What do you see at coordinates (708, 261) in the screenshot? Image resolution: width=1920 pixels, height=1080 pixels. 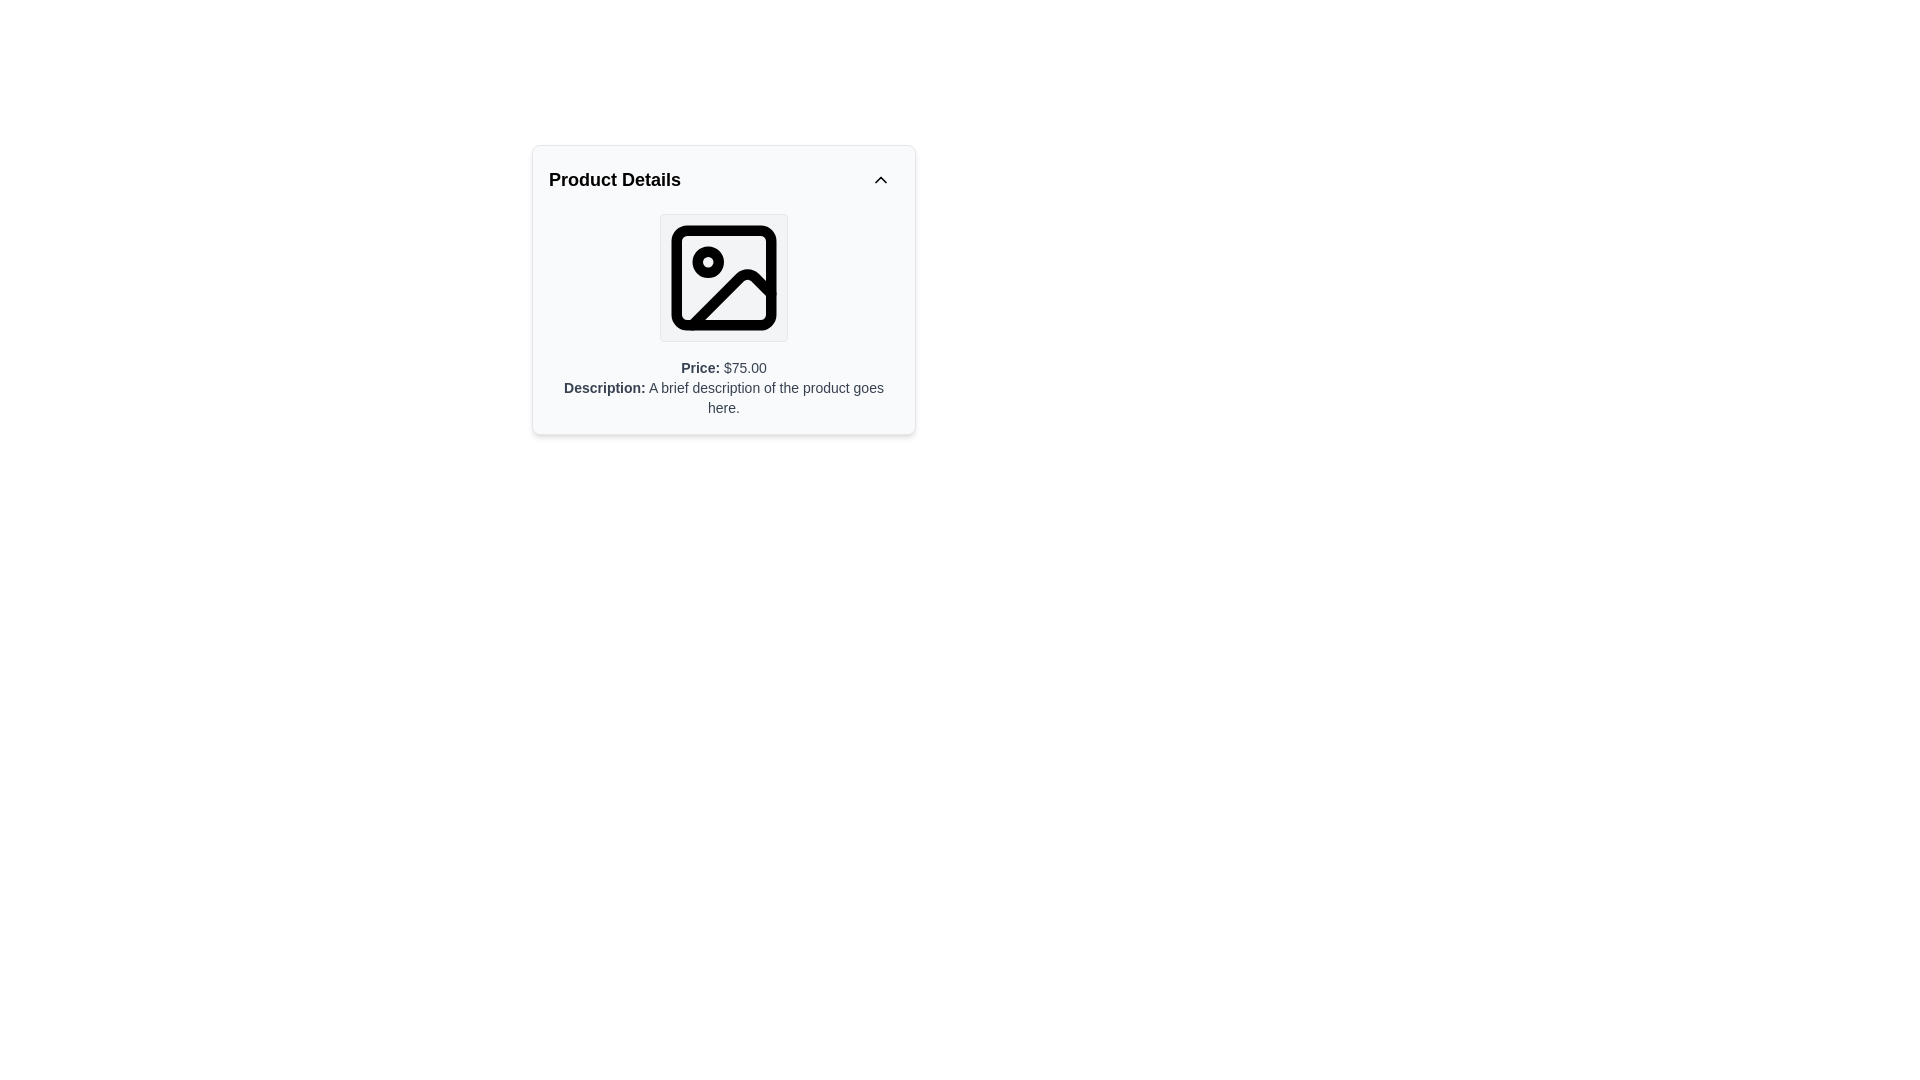 I see `the decorative graphical circle element located at the upper center of the 'Product Details' panel, which serves as an indicator within the context of the image representation` at bounding box center [708, 261].